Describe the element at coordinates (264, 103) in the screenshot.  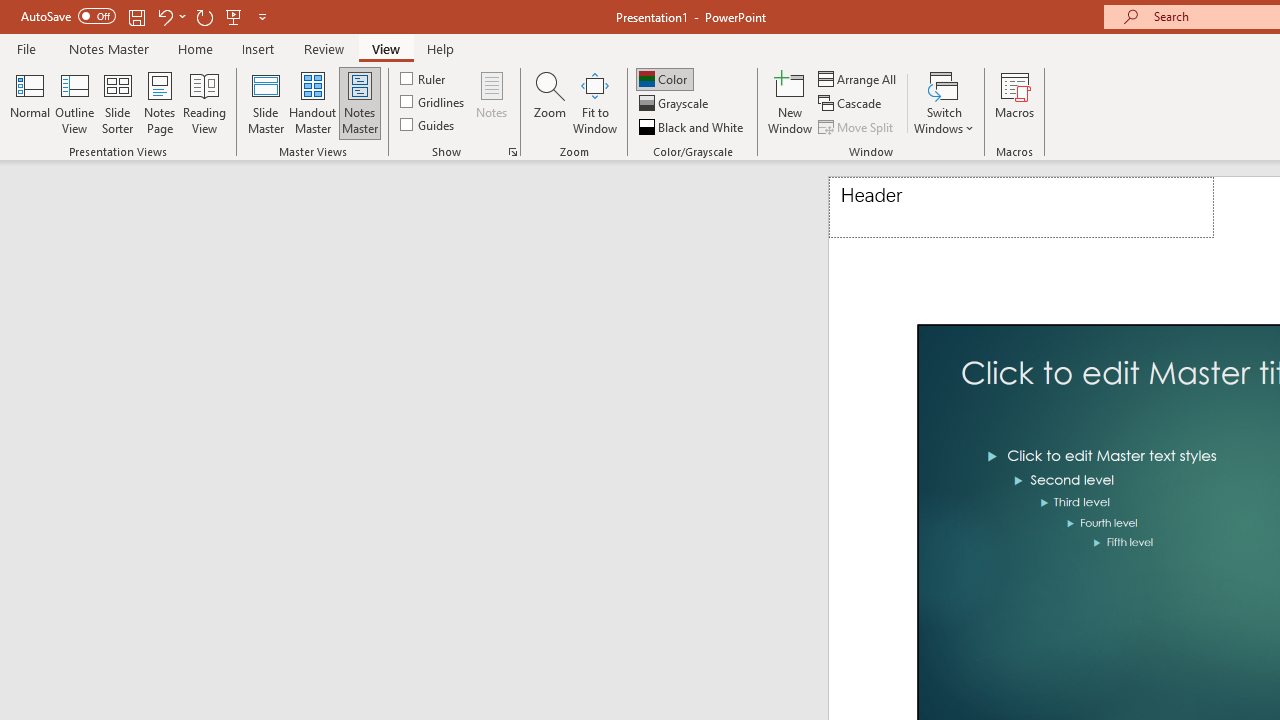
I see `'Slide Master'` at that location.